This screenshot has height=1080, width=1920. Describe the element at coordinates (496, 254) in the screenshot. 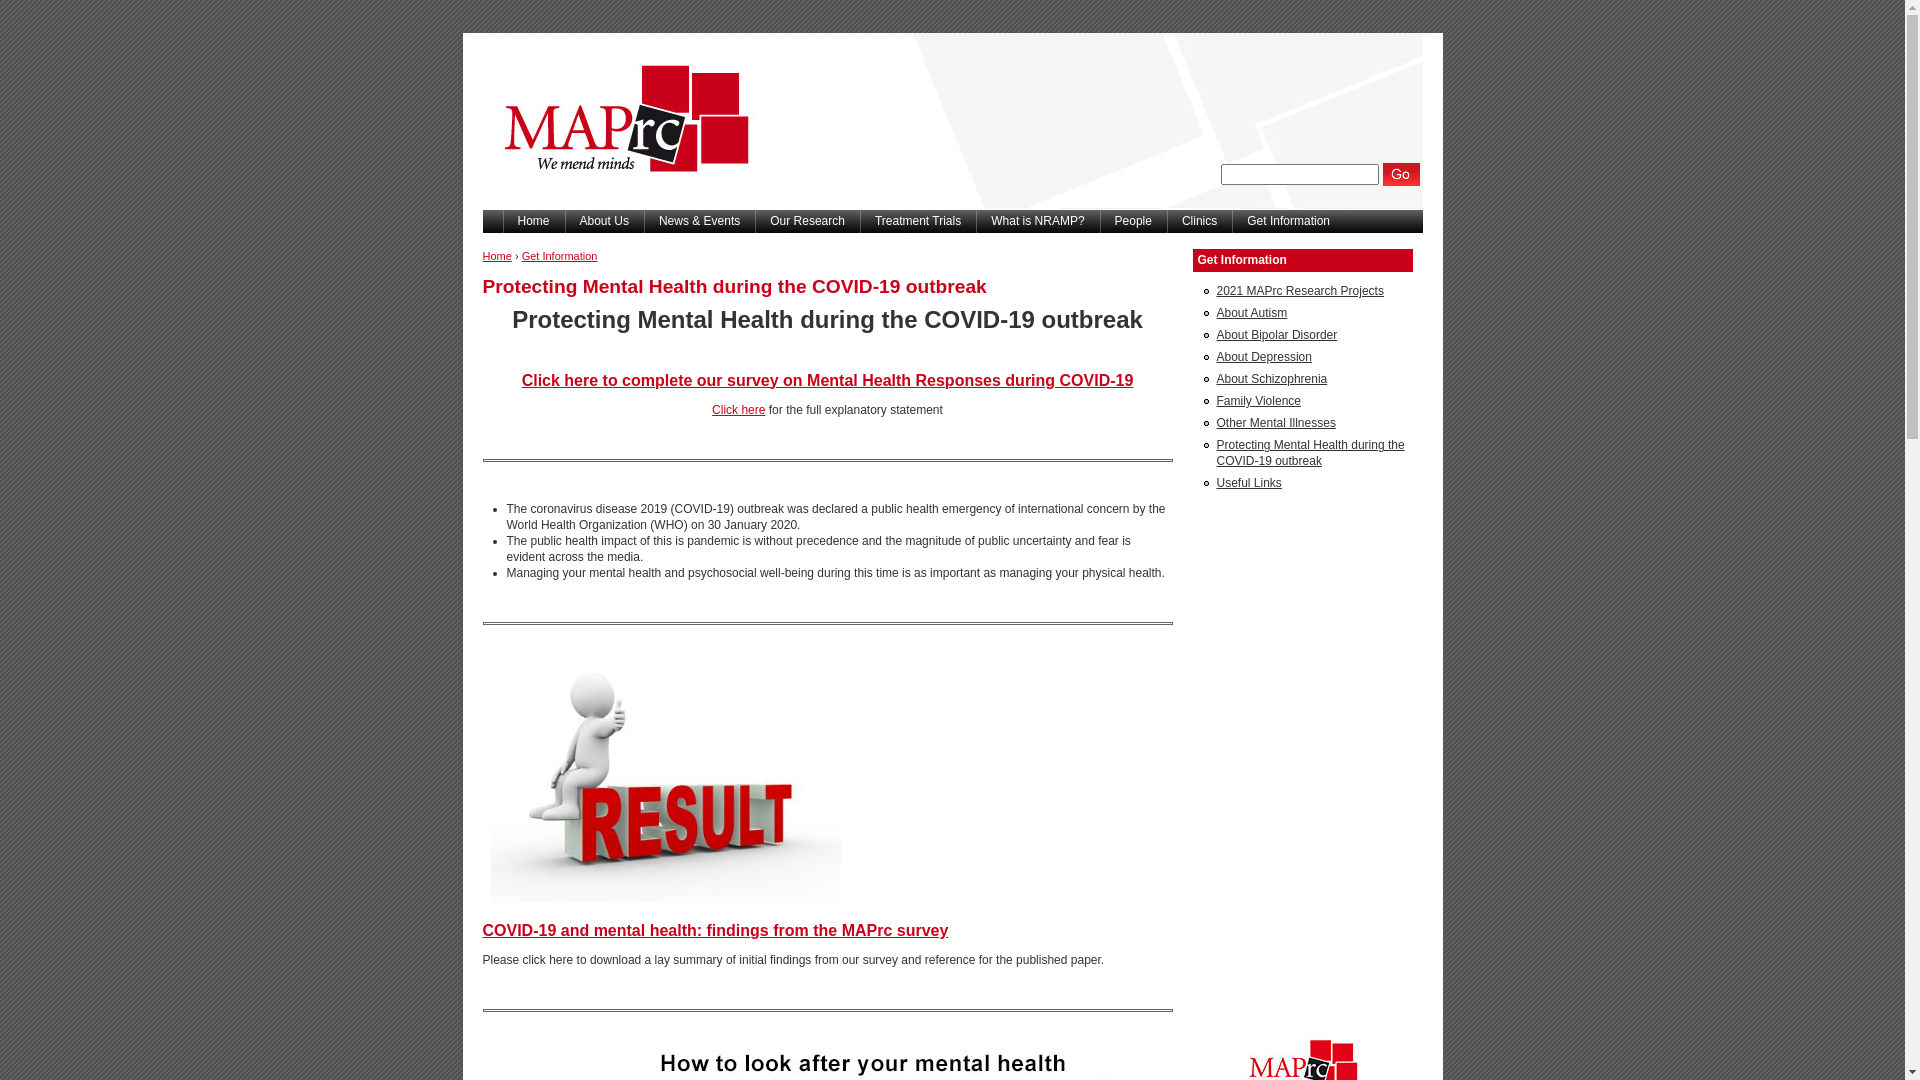

I see `'Home'` at that location.